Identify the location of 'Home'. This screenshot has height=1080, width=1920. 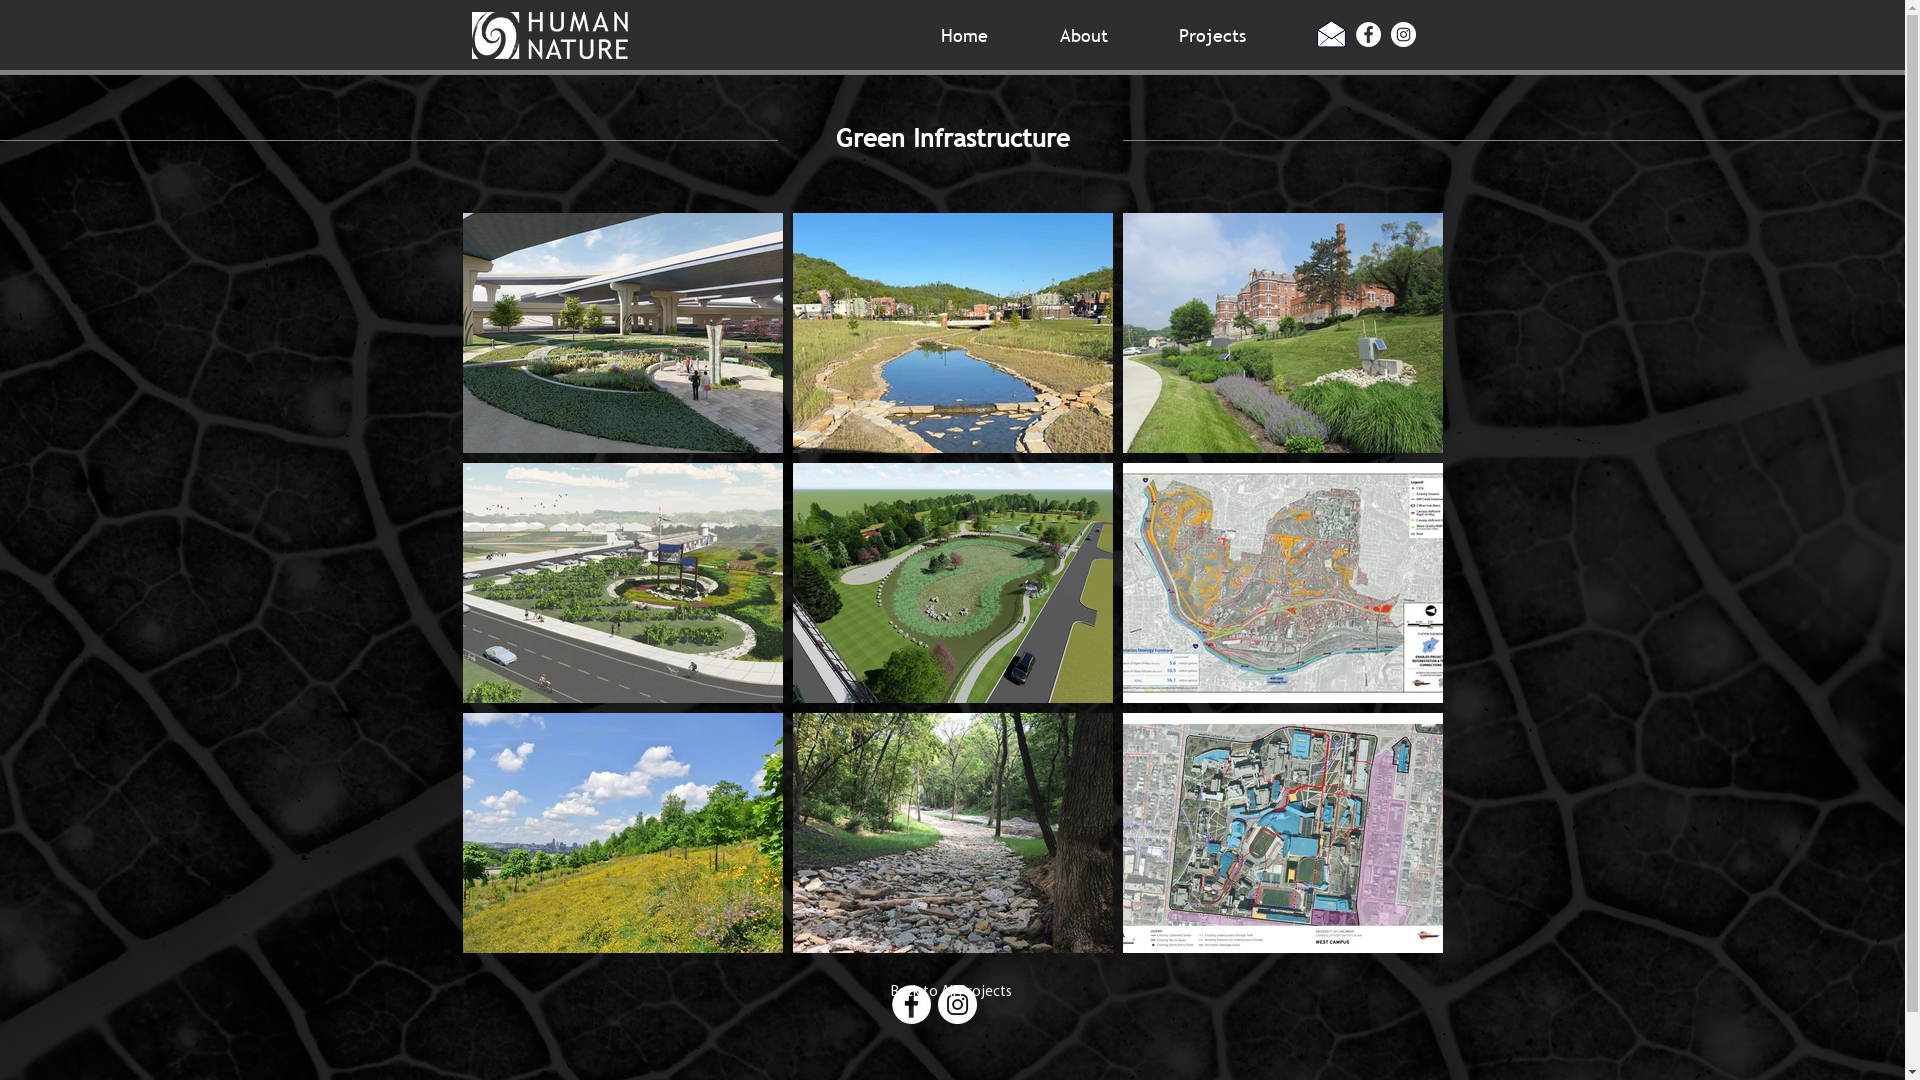
(985, 33).